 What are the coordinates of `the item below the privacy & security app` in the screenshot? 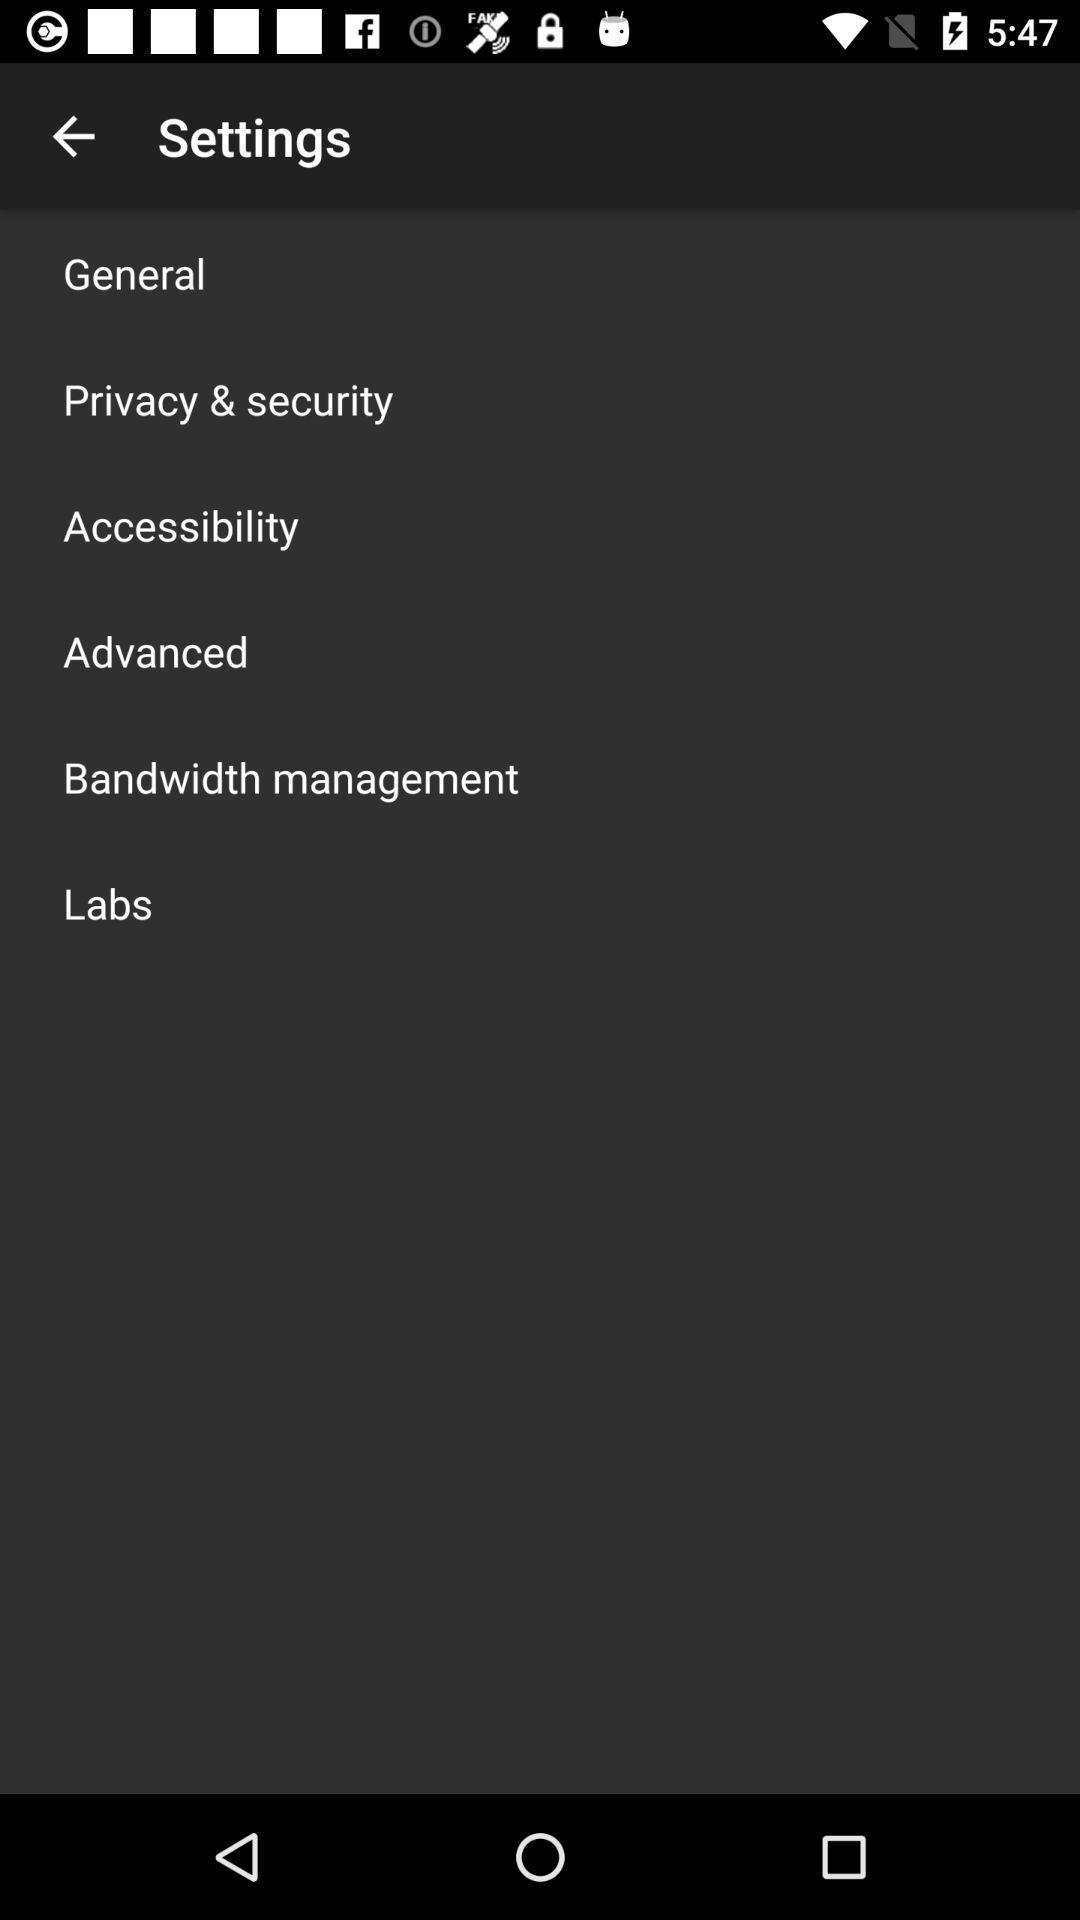 It's located at (181, 524).